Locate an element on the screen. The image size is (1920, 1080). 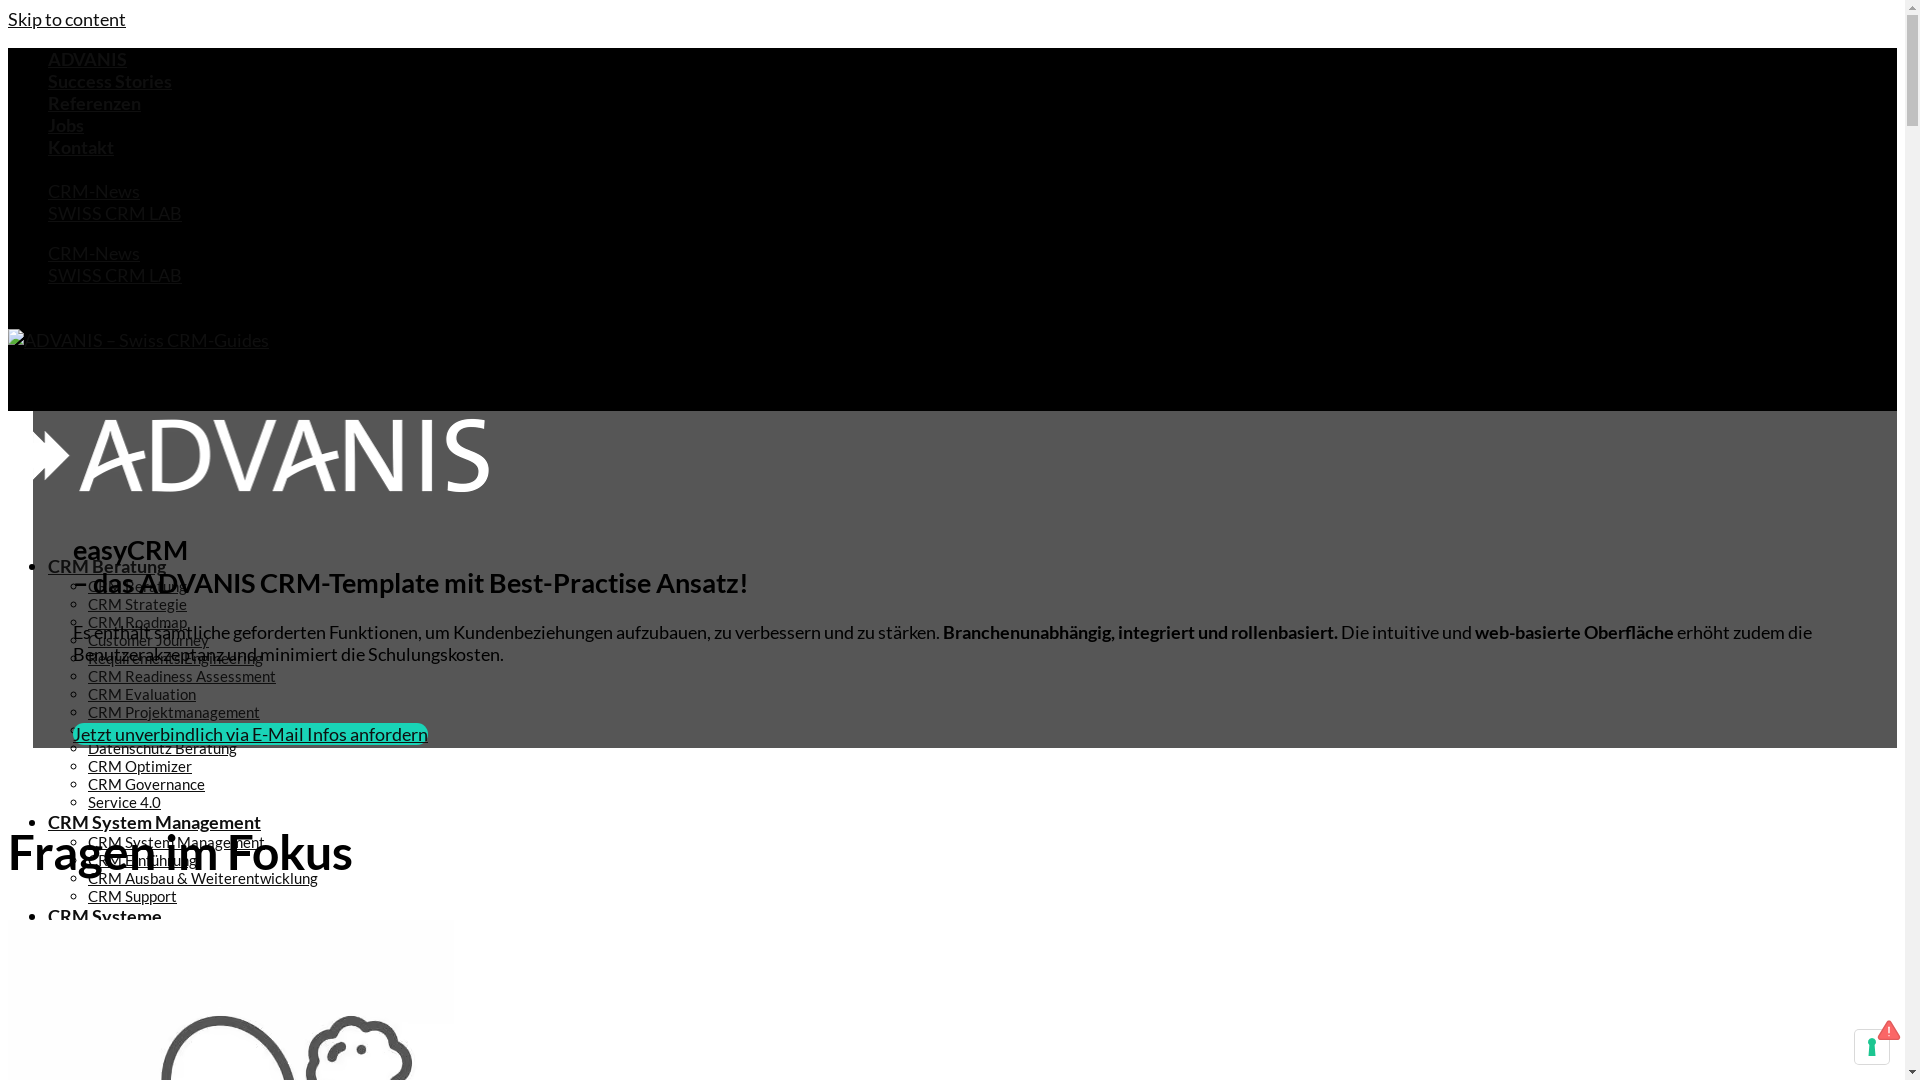
'CRM System Management' is located at coordinates (176, 841).